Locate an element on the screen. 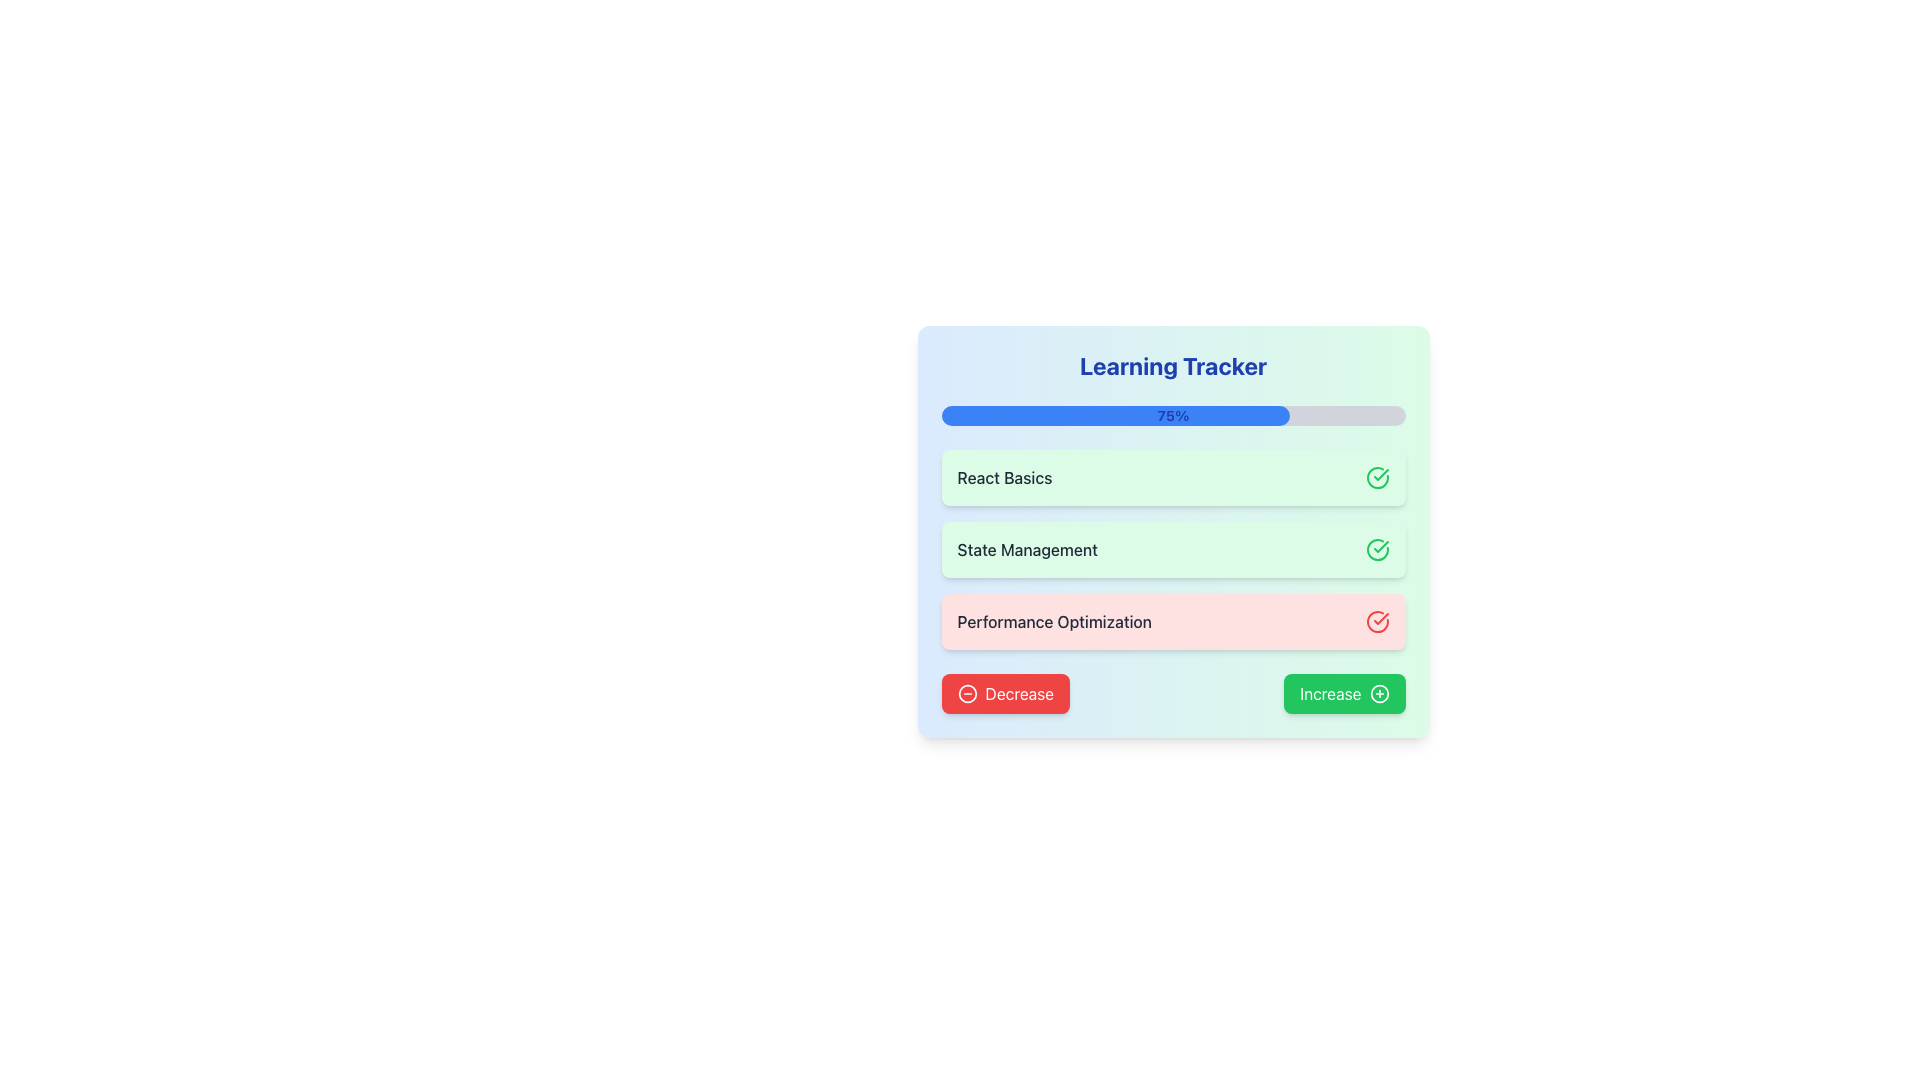  the status text on the Information display card labeled 'State Management', which is centrally positioned in the second row of a vertical stack of three rows is located at coordinates (1173, 531).